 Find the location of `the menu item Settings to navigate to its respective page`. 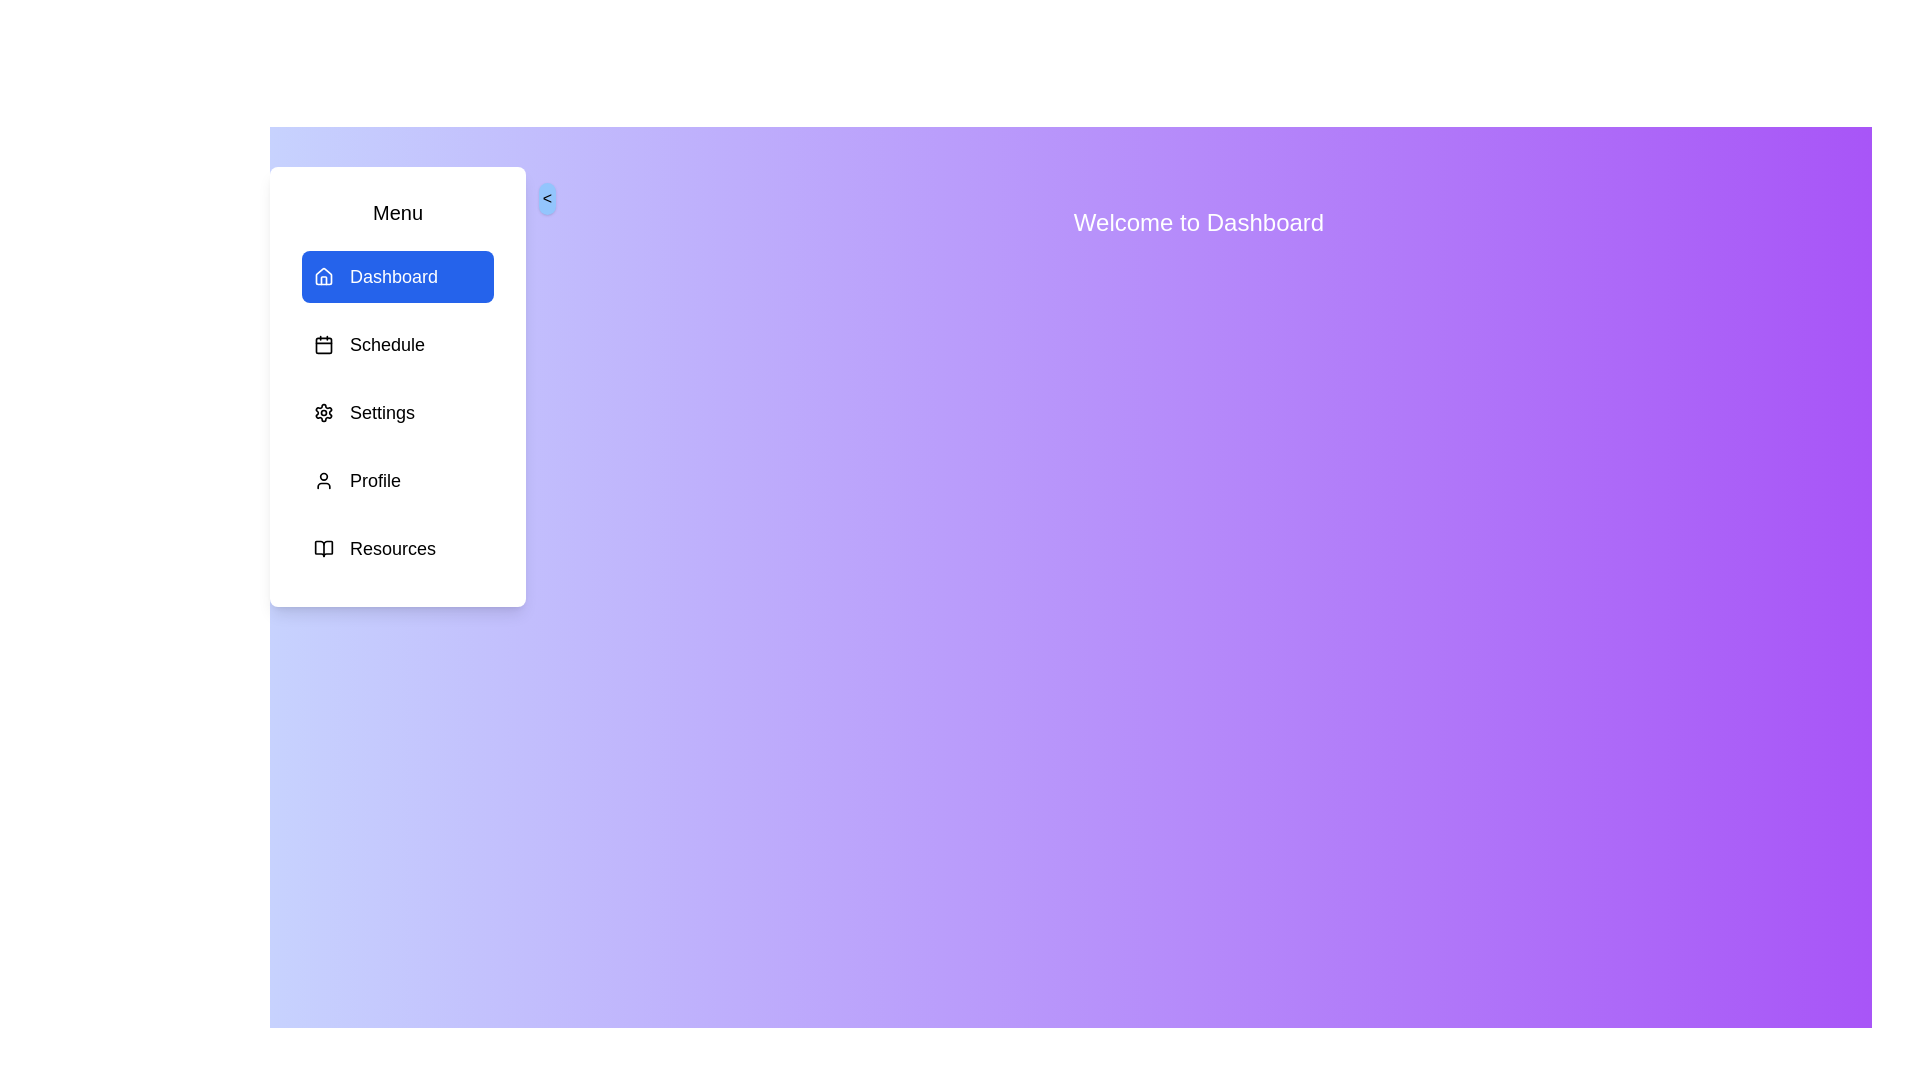

the menu item Settings to navigate to its respective page is located at coordinates (398, 411).